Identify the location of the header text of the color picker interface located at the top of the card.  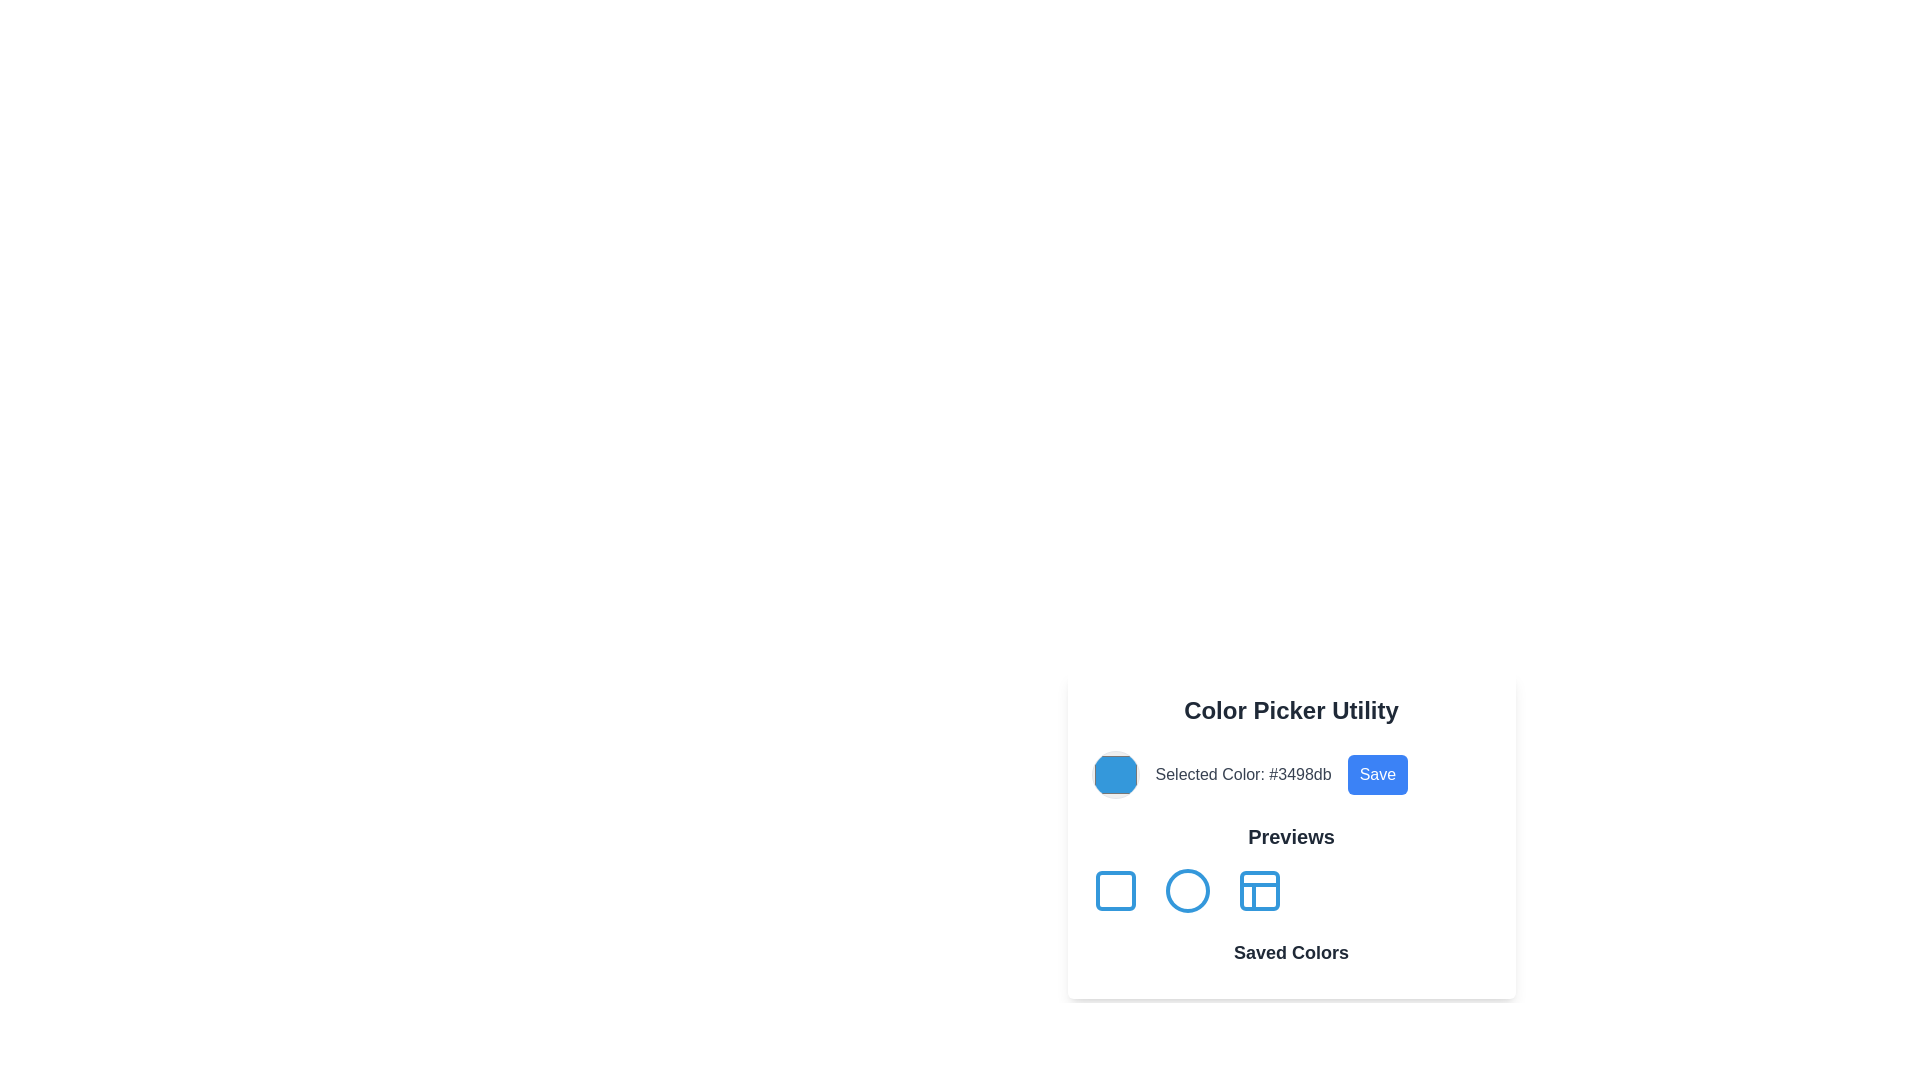
(1291, 709).